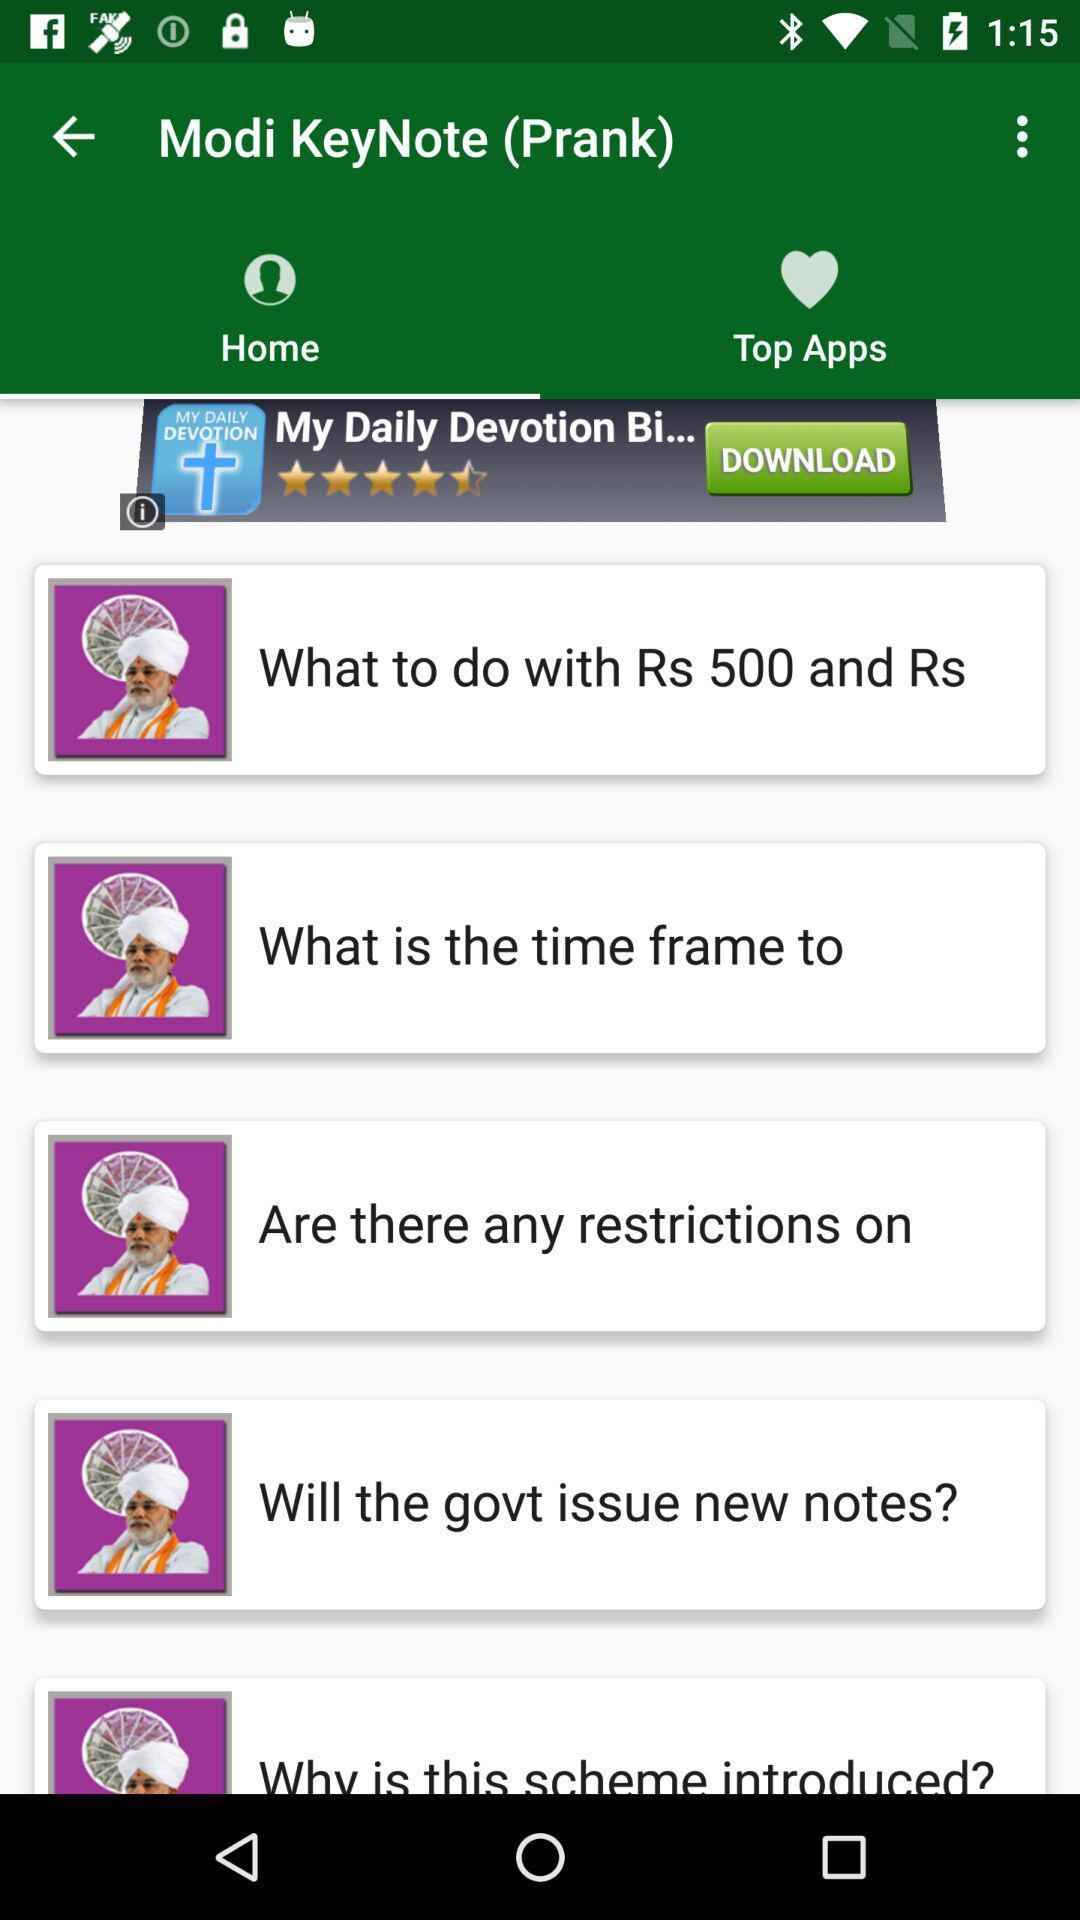 The height and width of the screenshot is (1920, 1080). What do you see at coordinates (72, 135) in the screenshot?
I see `the app to the left of modi keynote (prank) icon` at bounding box center [72, 135].